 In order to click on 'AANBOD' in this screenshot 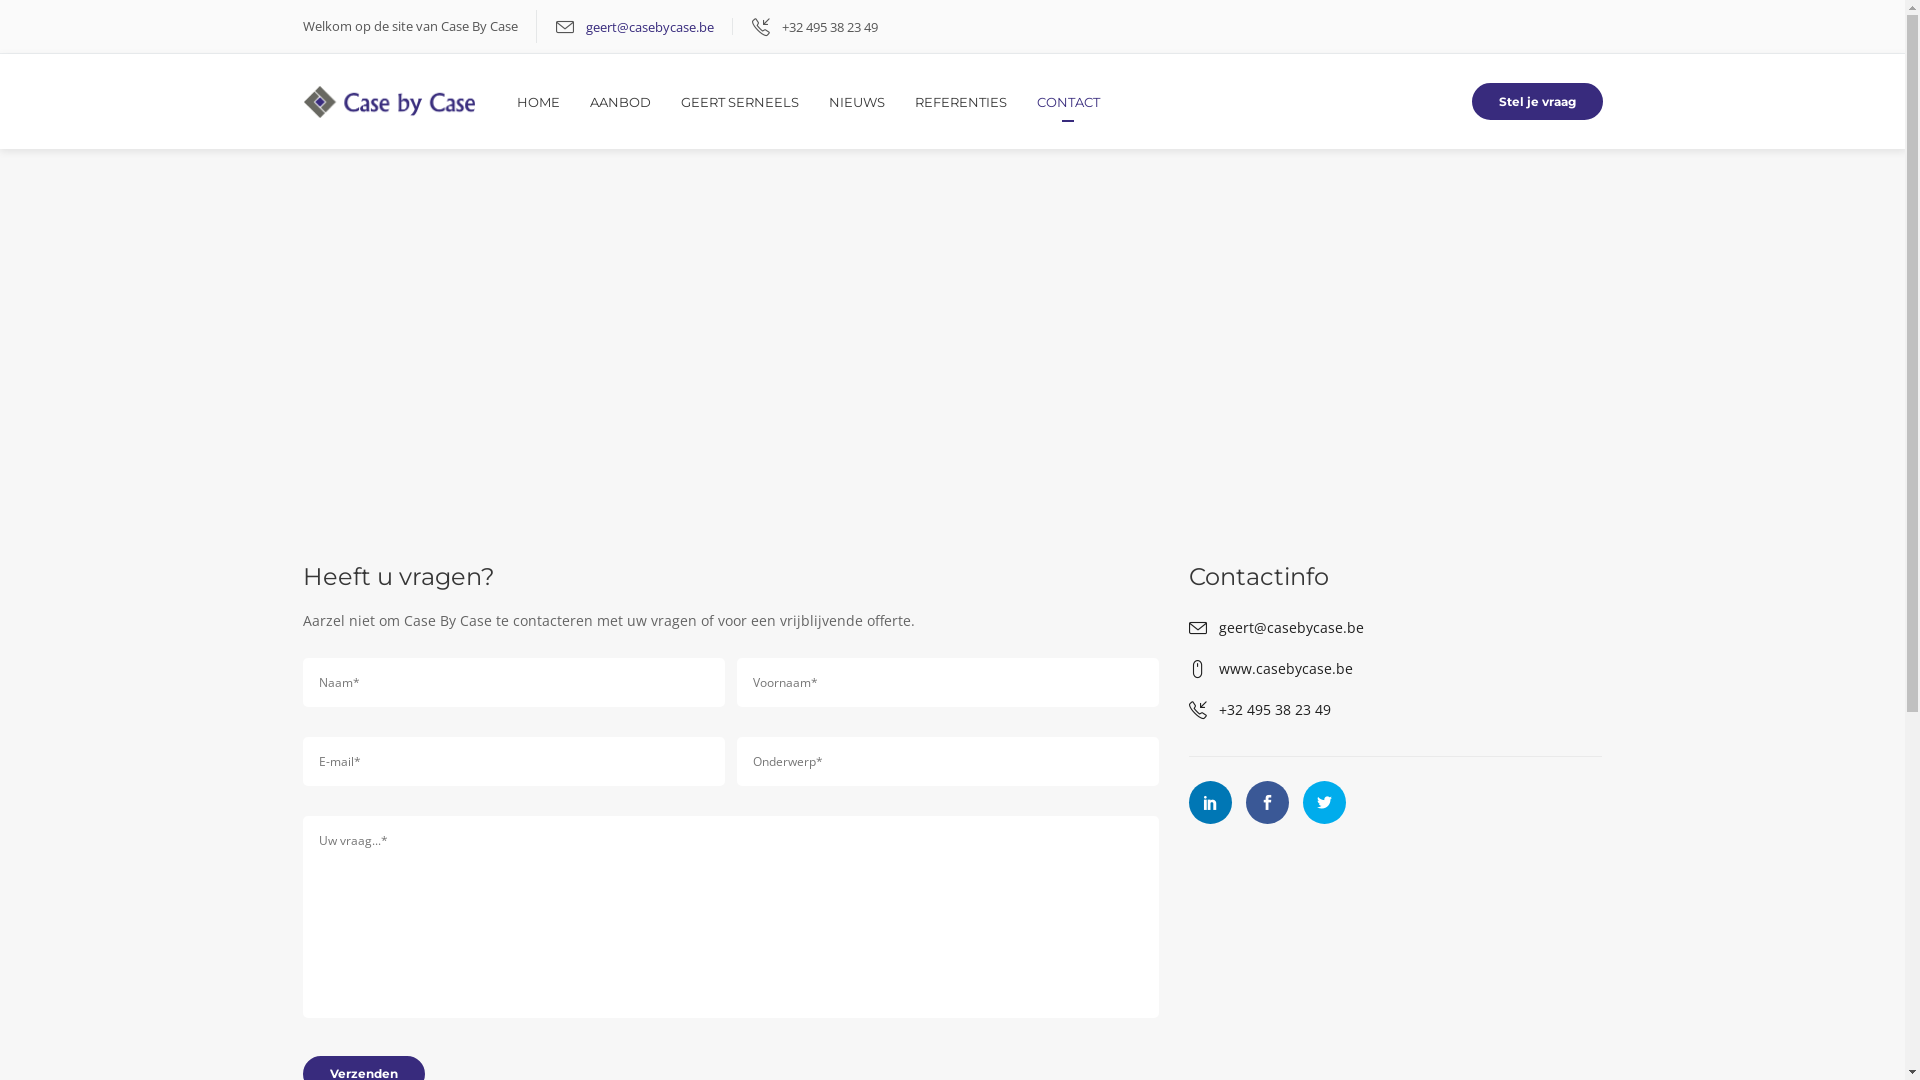, I will do `click(589, 101)`.